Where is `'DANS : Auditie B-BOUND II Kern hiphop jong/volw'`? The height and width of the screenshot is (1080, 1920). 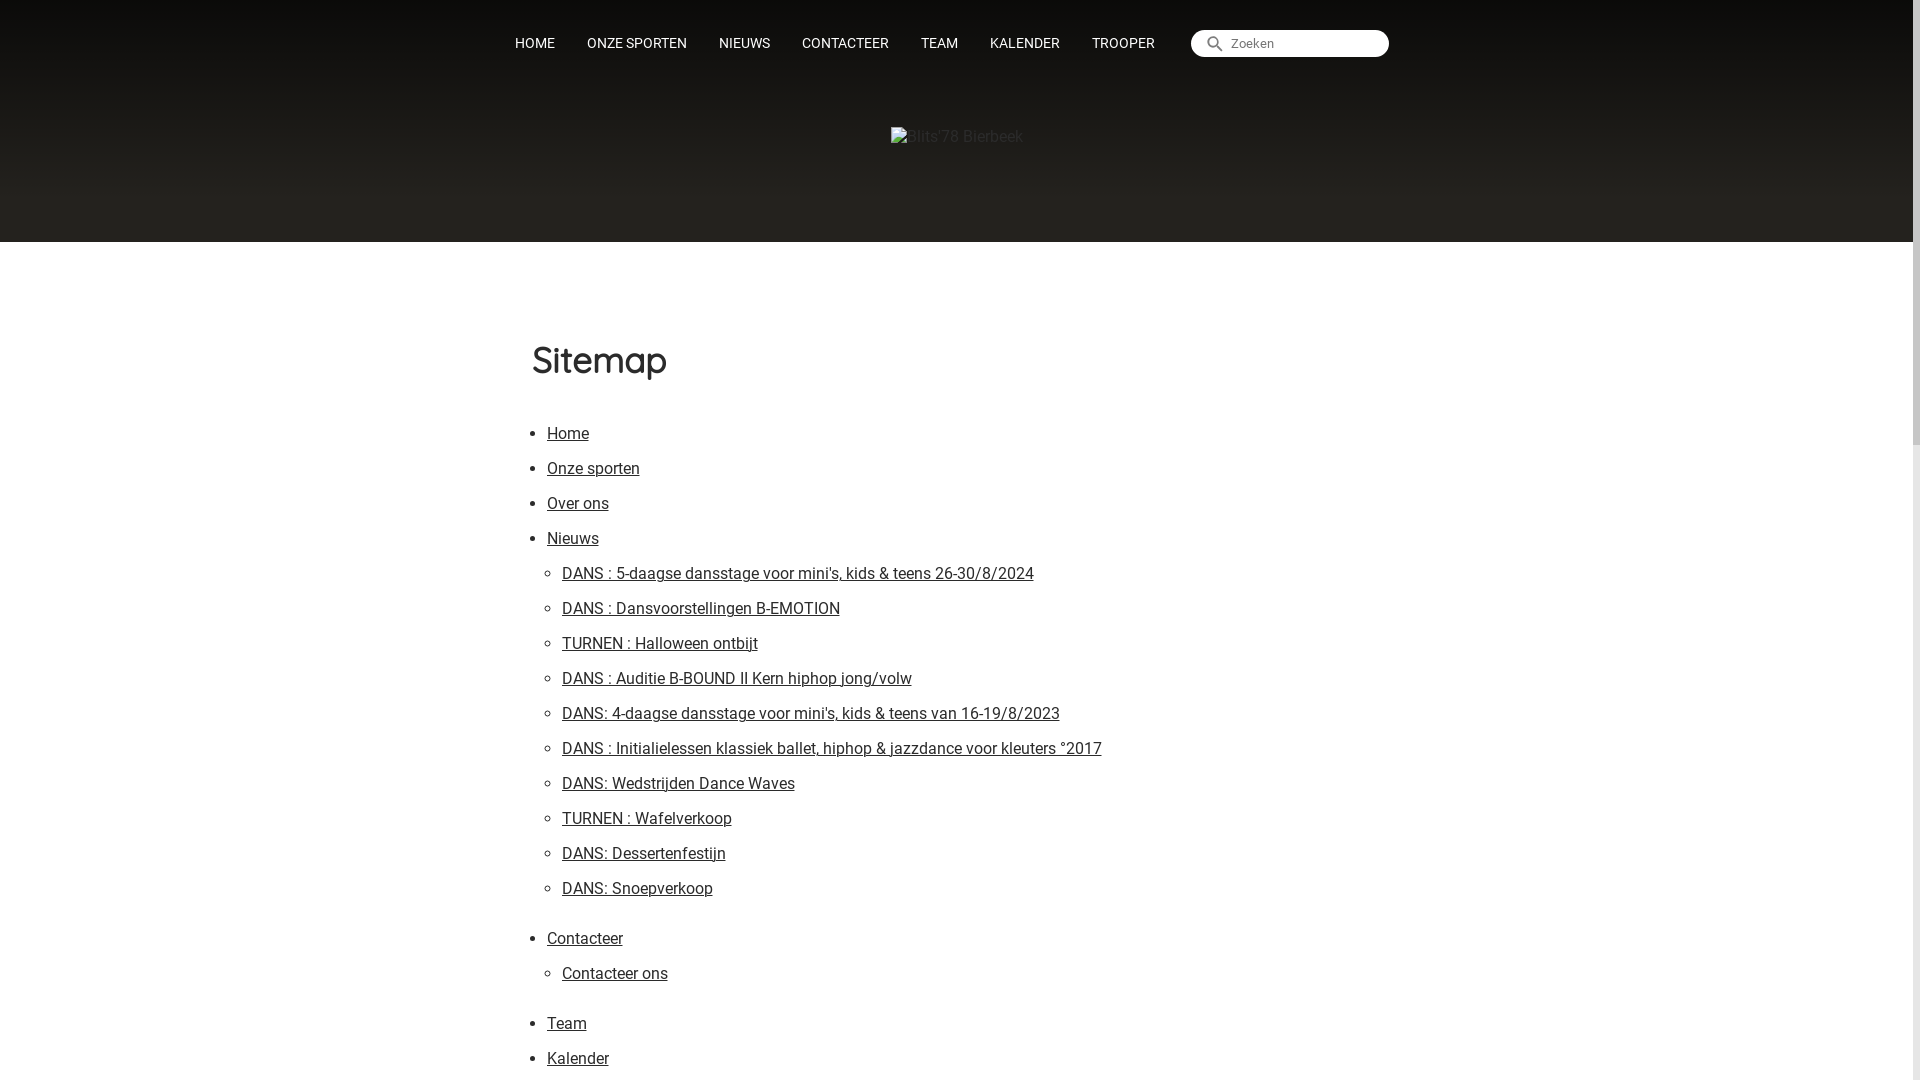
'DANS : Auditie B-BOUND II Kern hiphop jong/volw' is located at coordinates (736, 680).